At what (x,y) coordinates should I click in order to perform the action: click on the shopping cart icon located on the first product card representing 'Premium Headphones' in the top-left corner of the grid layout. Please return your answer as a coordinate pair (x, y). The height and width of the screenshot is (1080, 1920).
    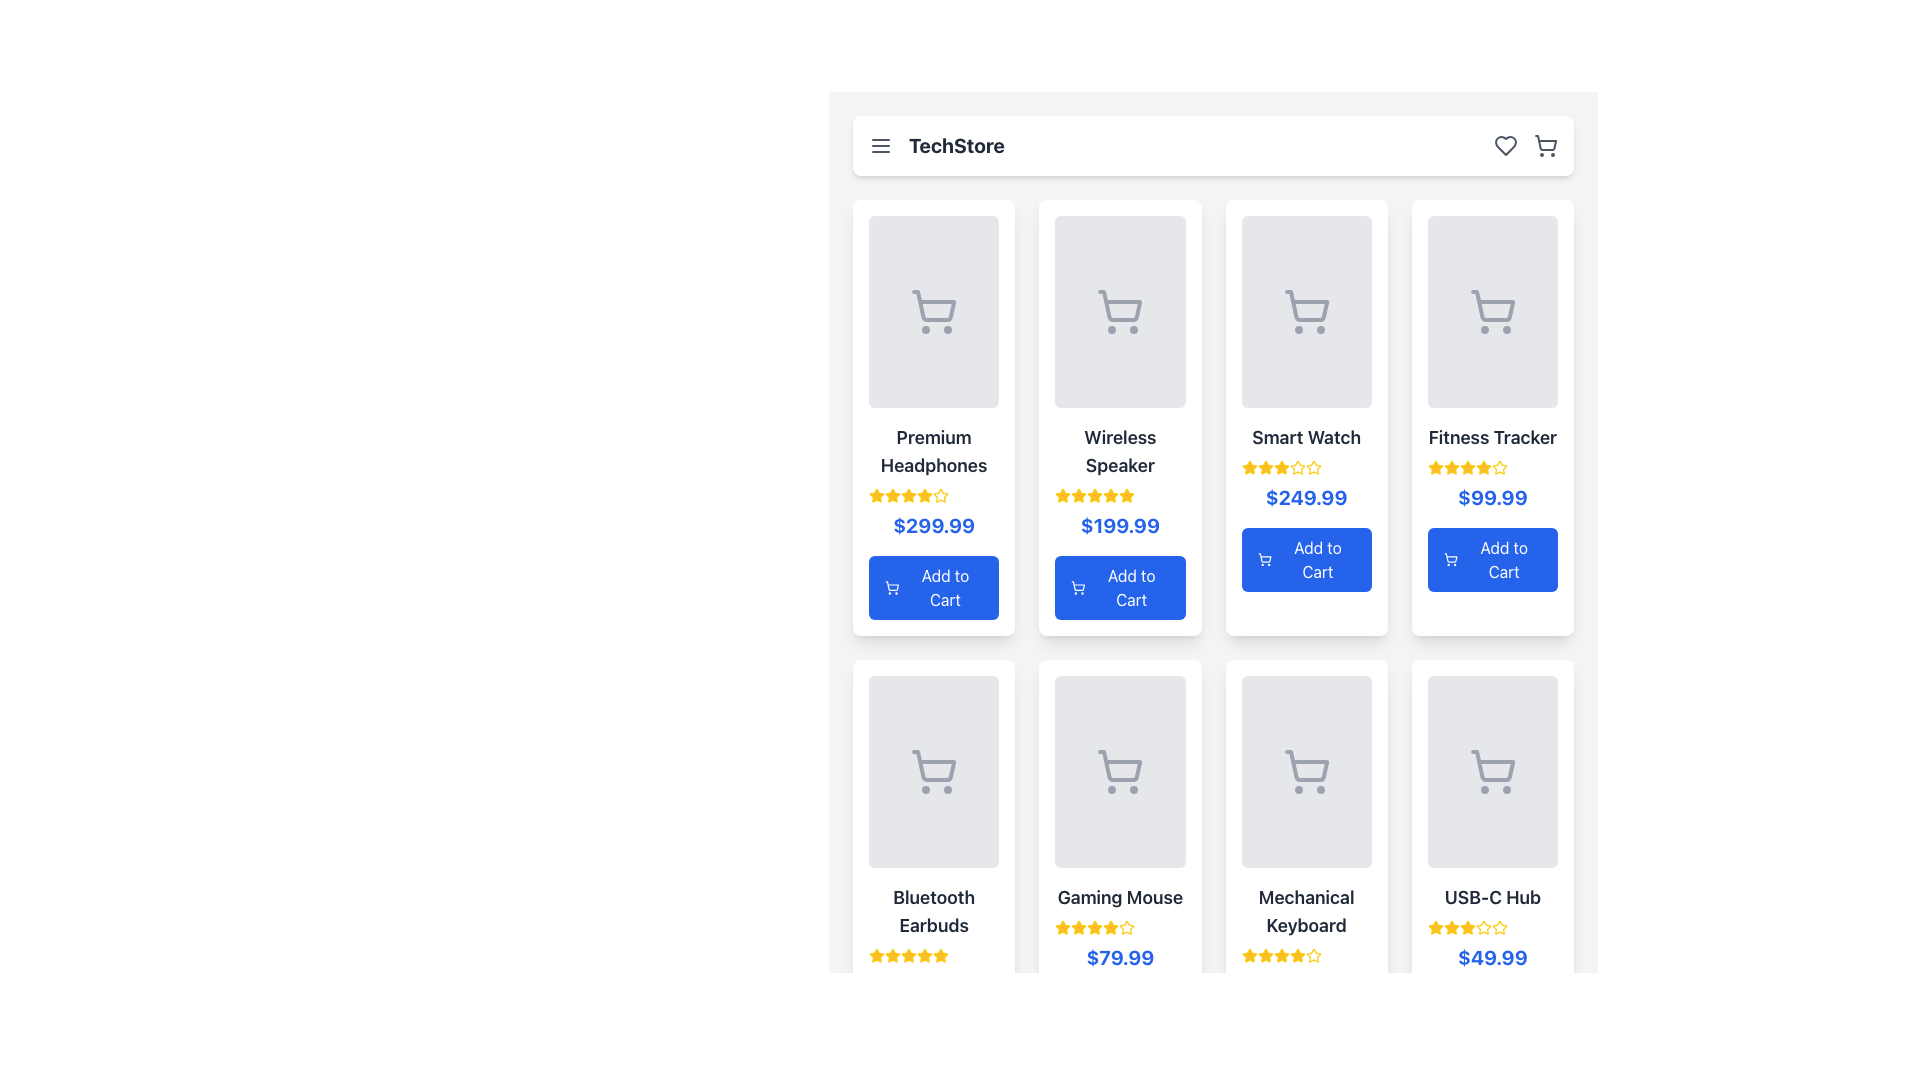
    Looking at the image, I should click on (933, 312).